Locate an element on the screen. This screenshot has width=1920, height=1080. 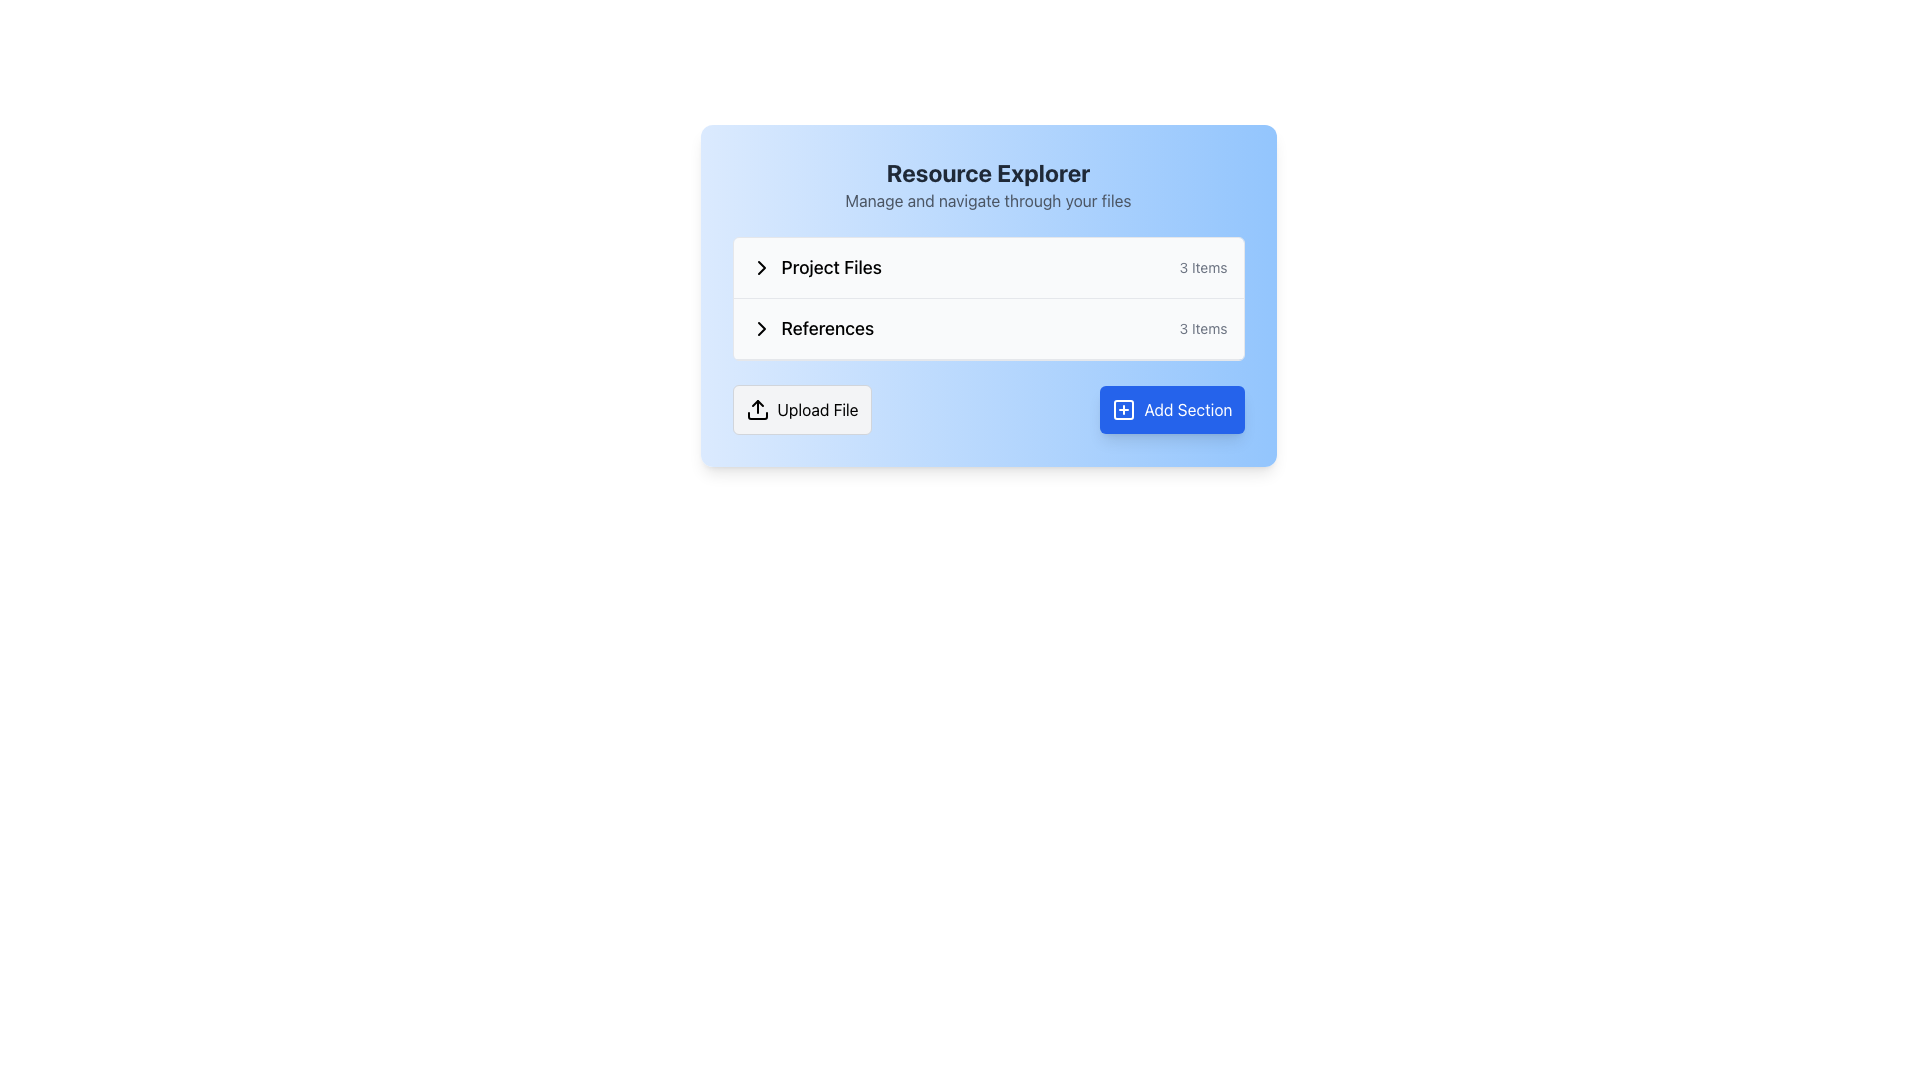
the minimalistic black outline arrow icon pointing to the right, located to the left of the 'References' text is located at coordinates (760, 327).